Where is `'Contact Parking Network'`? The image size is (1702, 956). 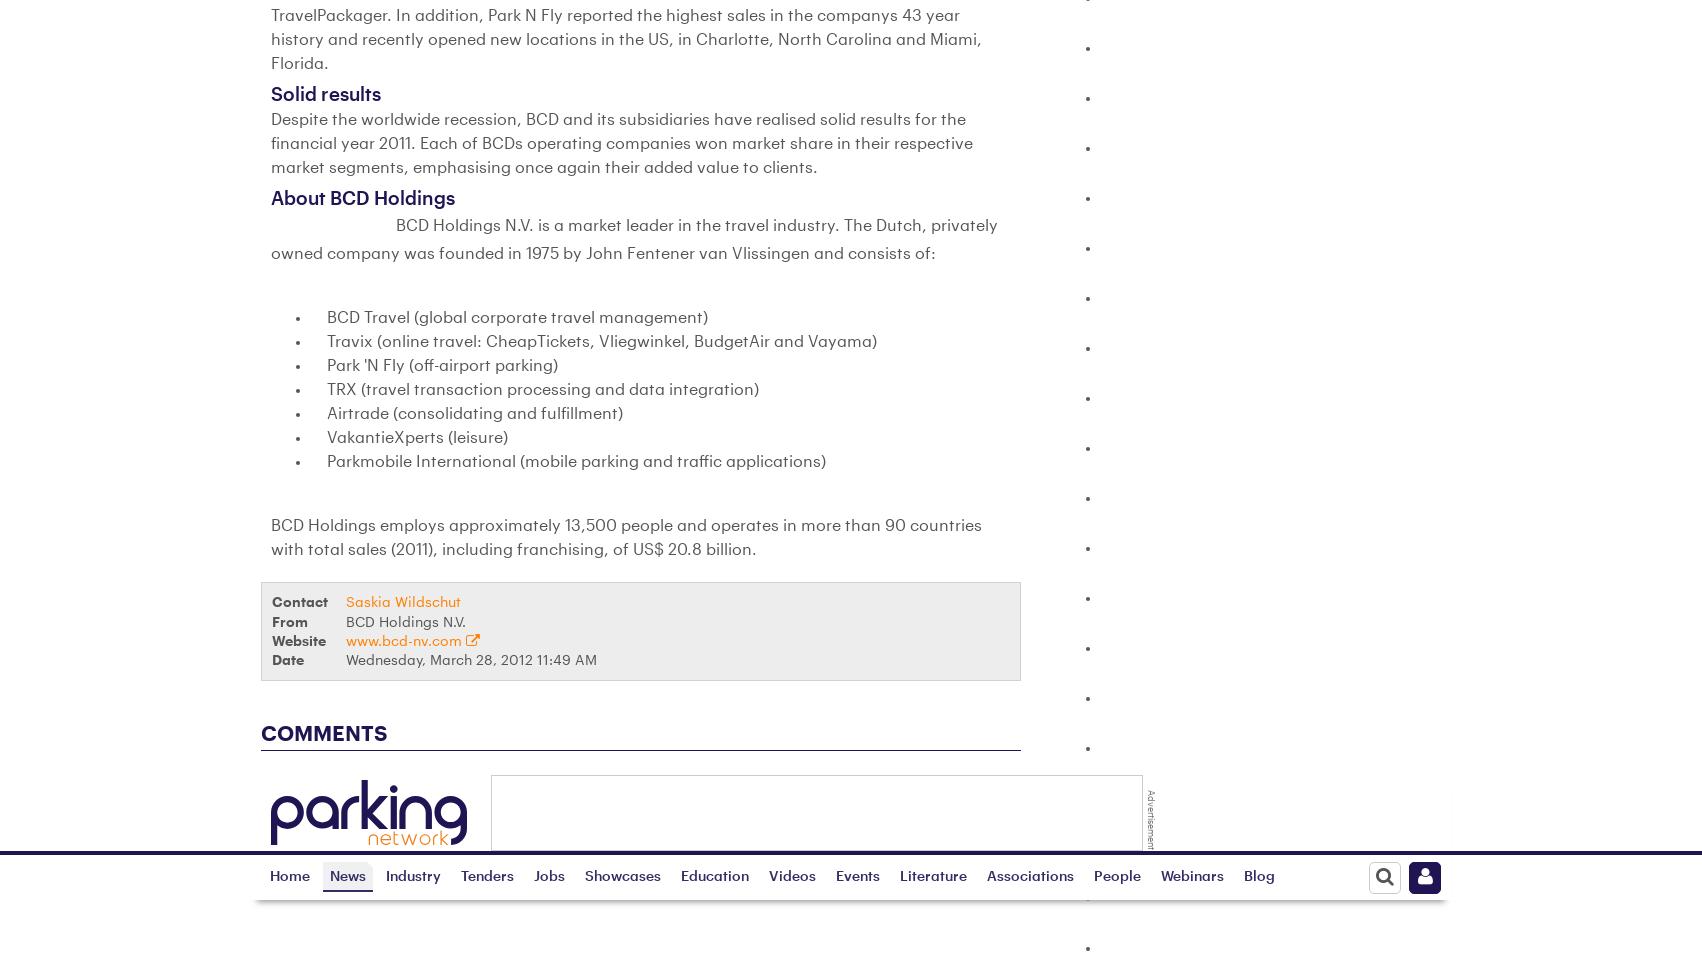 'Contact Parking Network' is located at coordinates (1137, 776).